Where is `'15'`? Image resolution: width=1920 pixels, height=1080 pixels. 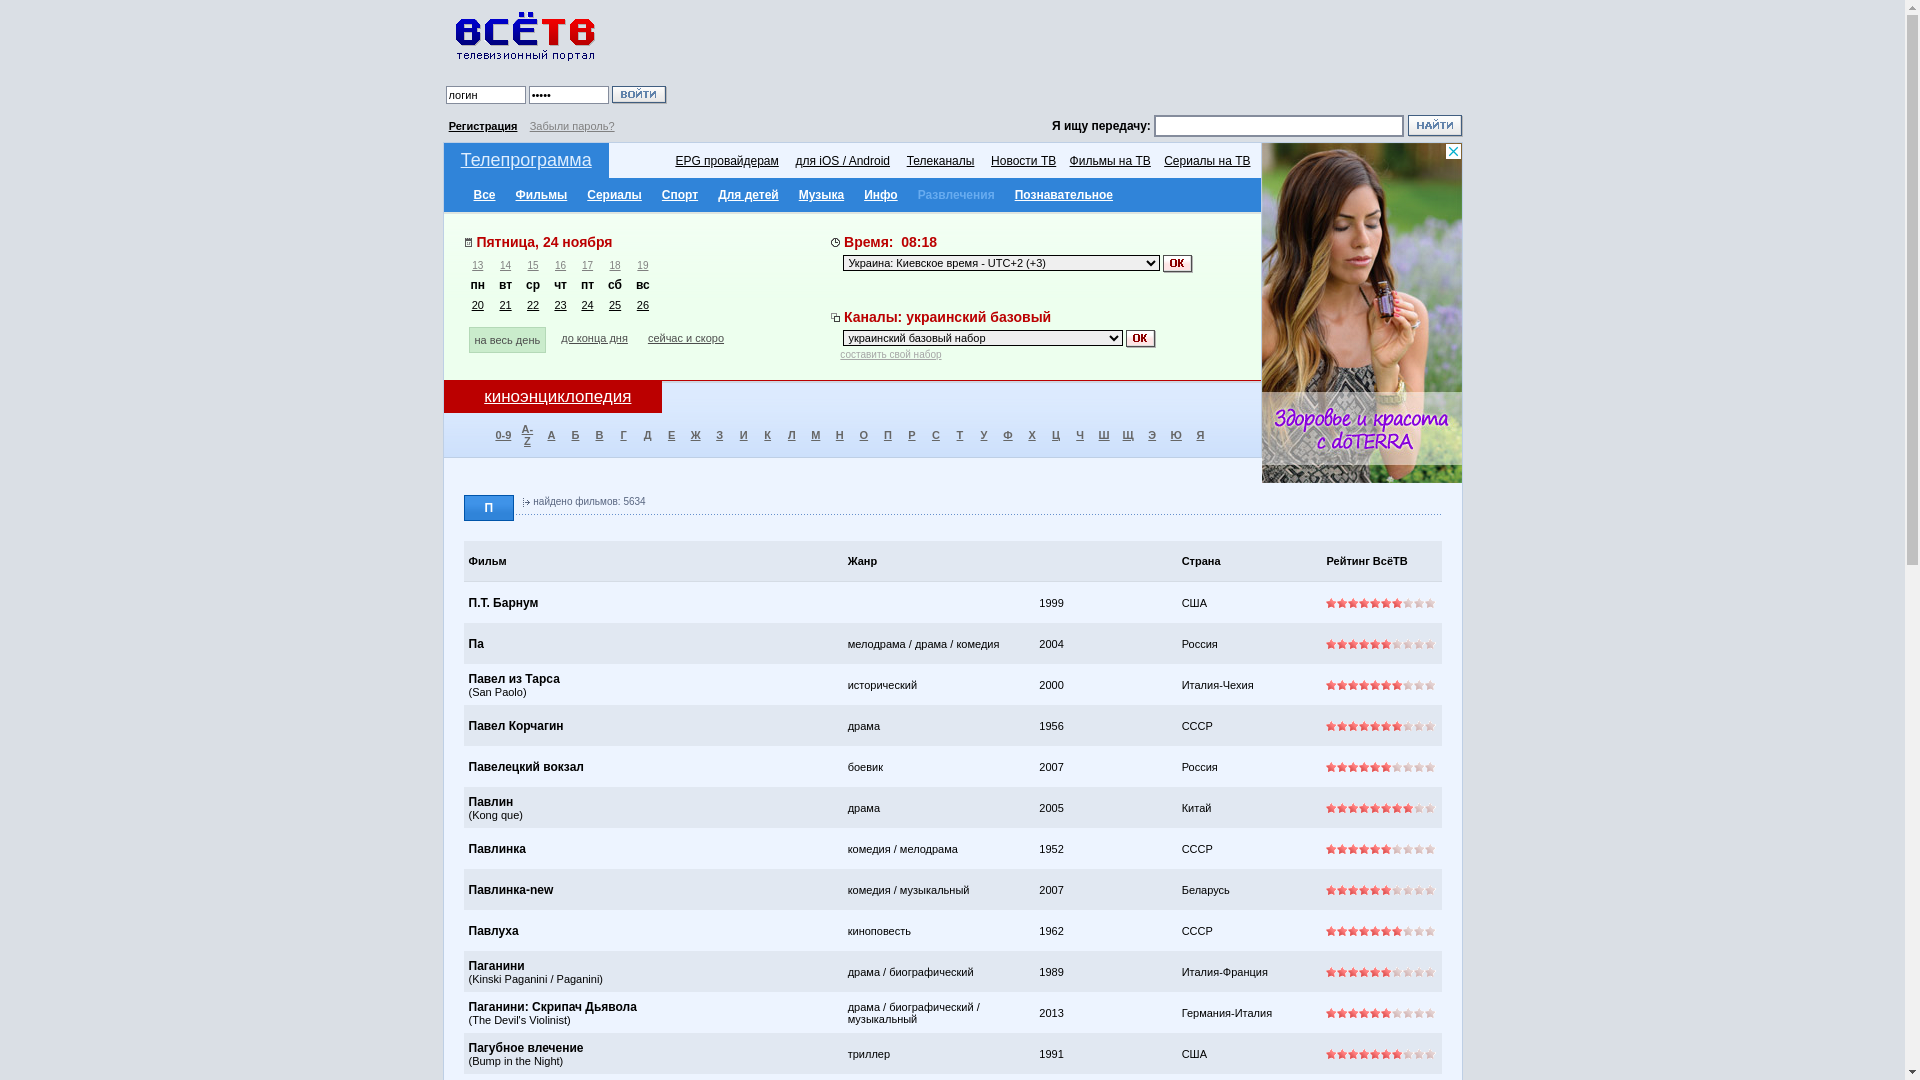
'15' is located at coordinates (528, 264).